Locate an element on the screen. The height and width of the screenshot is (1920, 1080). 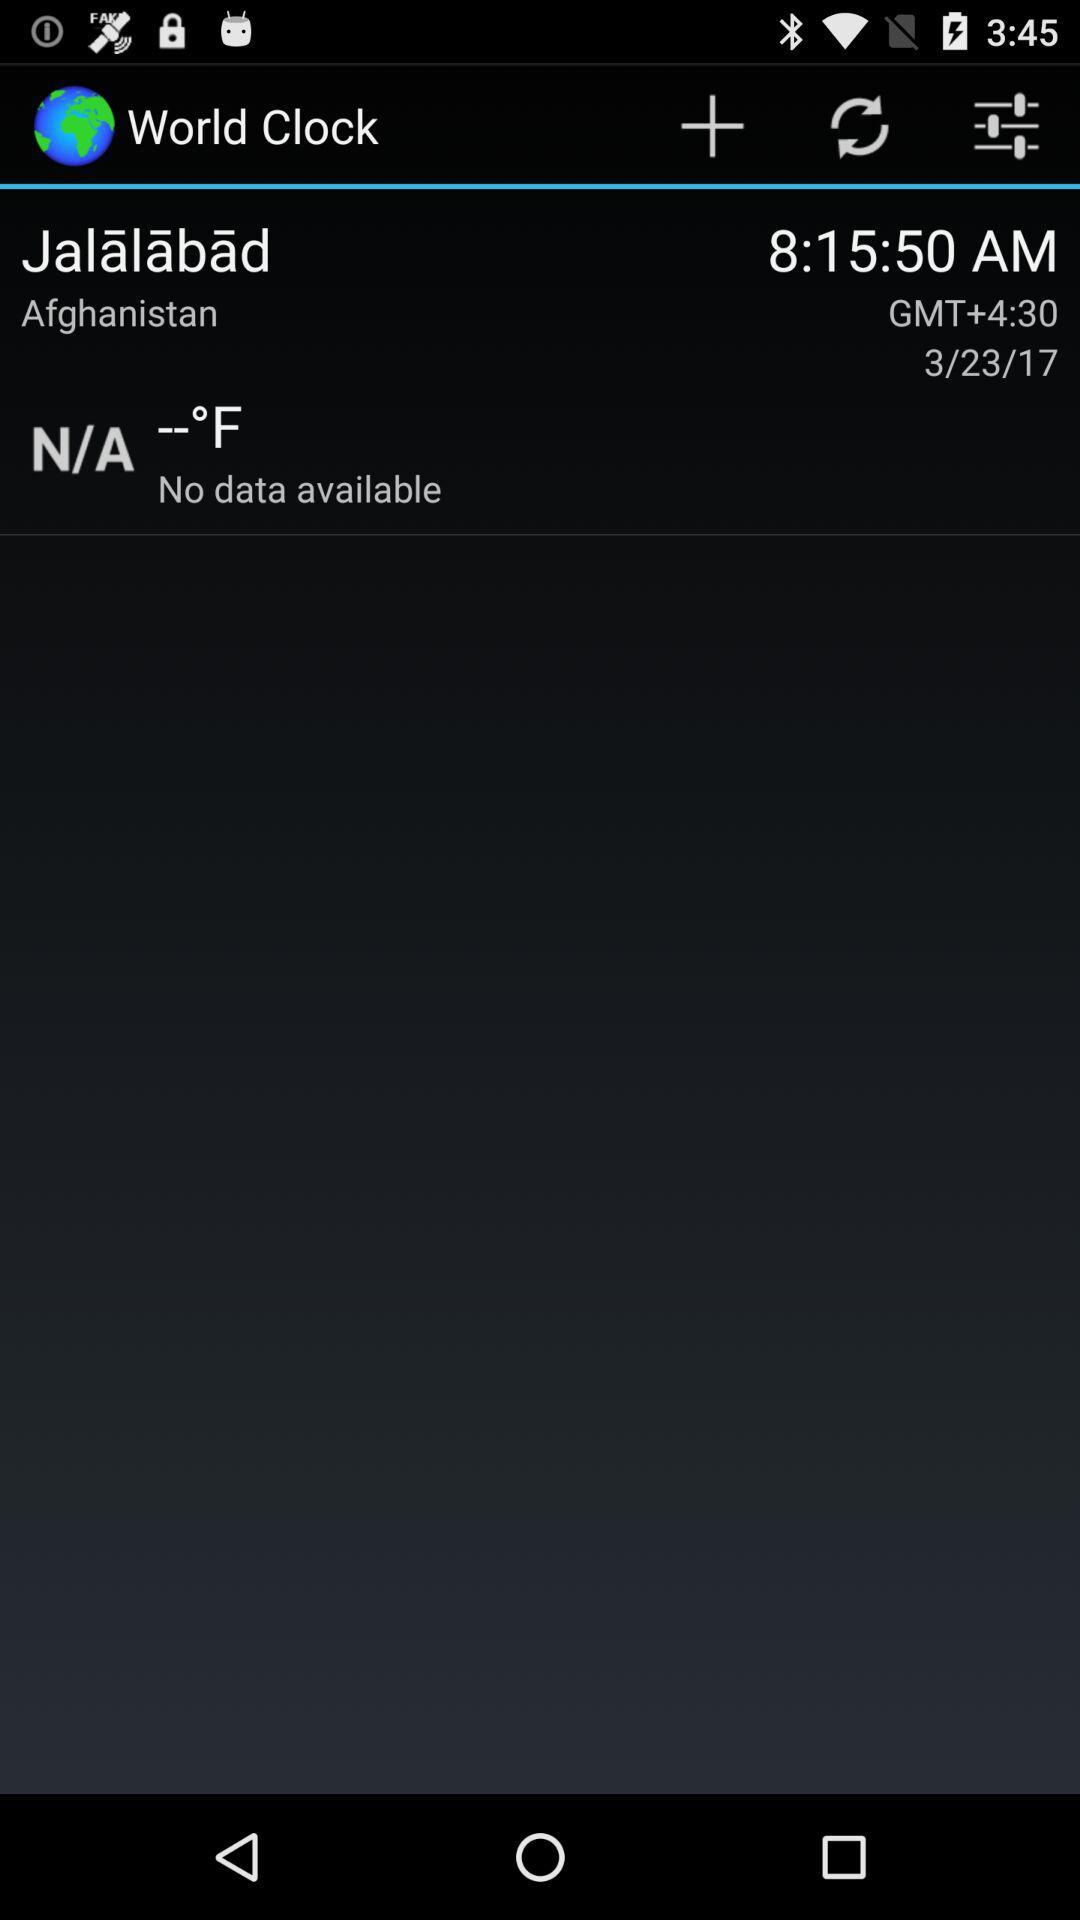
the no data available is located at coordinates (299, 488).